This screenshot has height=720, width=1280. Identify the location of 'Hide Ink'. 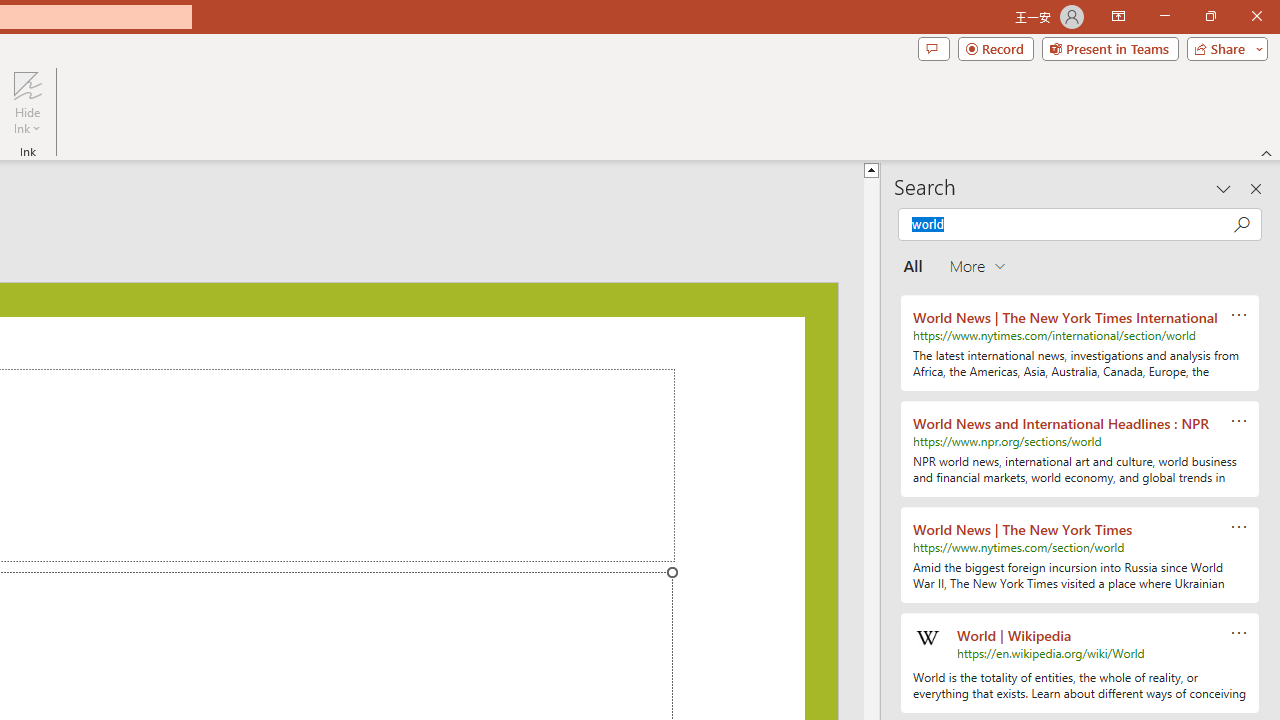
(27, 84).